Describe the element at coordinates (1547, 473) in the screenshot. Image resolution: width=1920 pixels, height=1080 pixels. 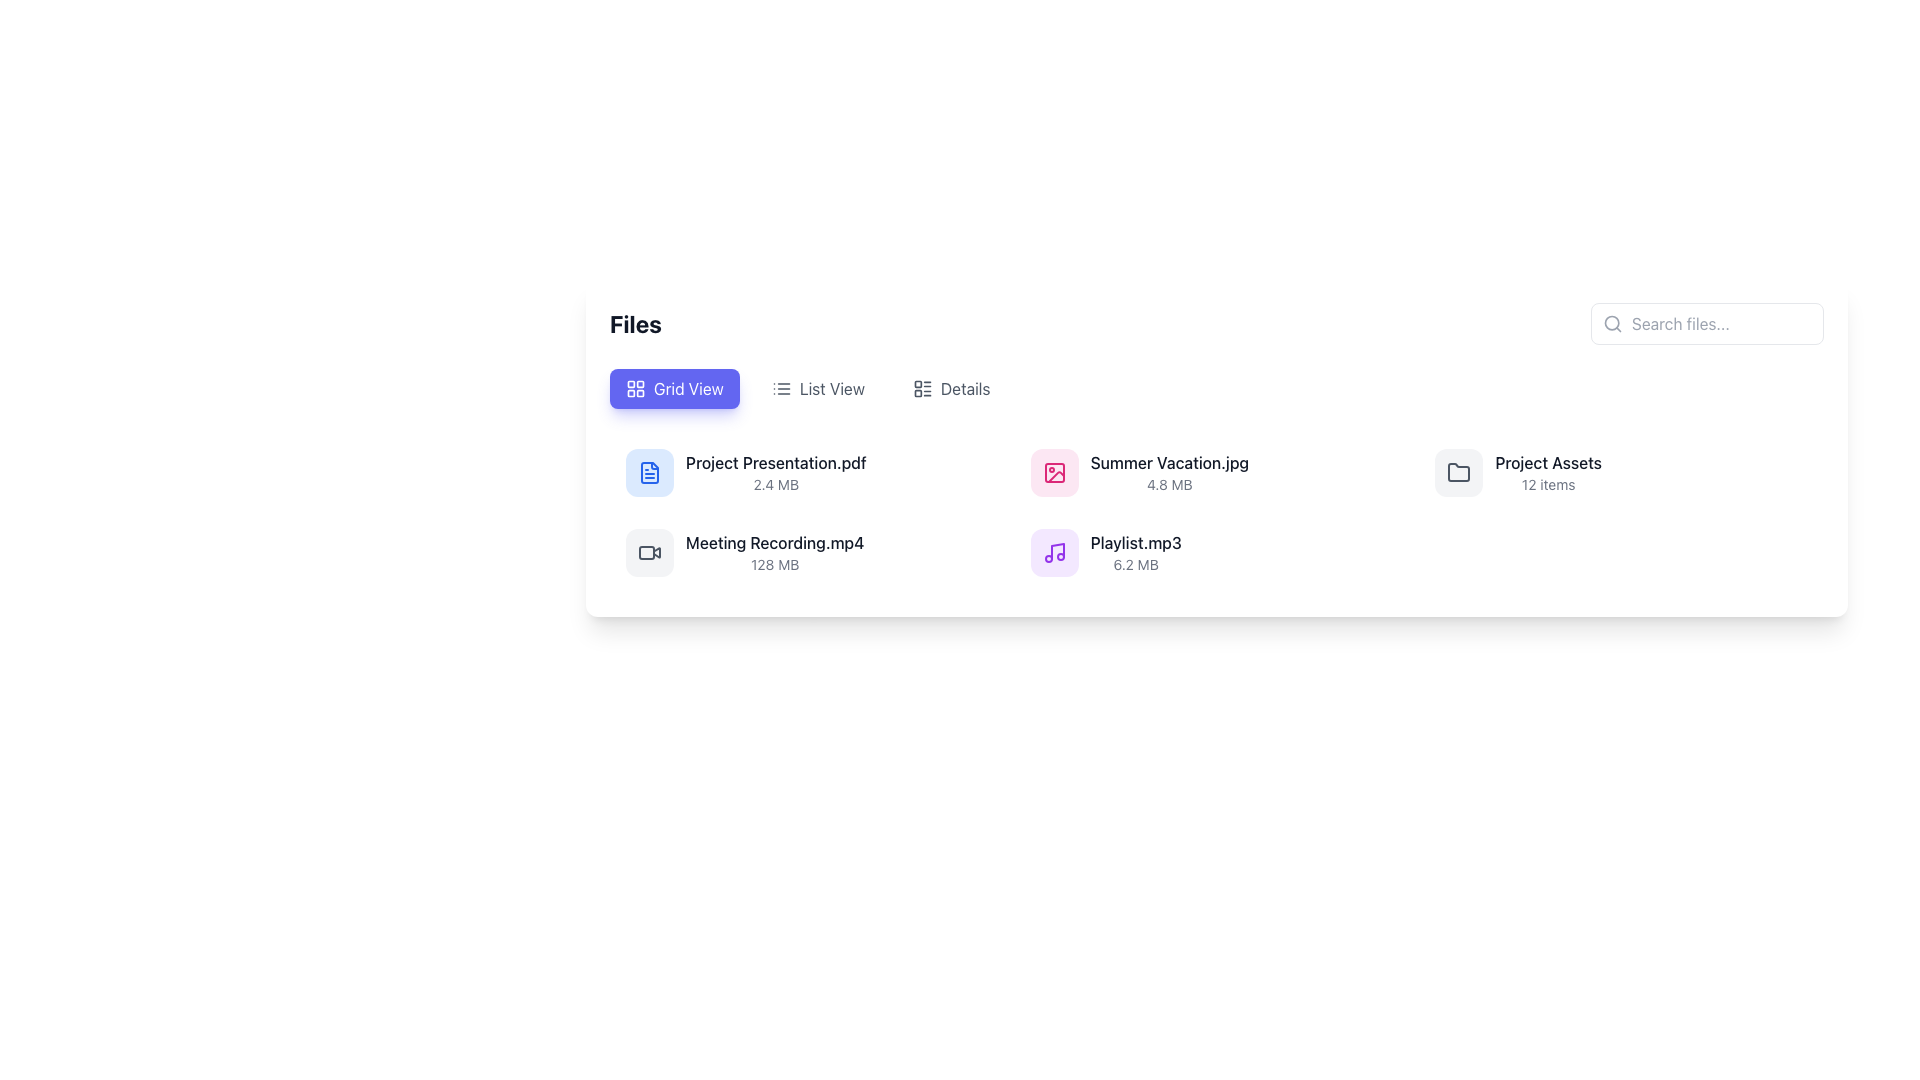
I see `the descriptive text element displaying 'Project Assets' and '12 items' located in the bottom-right corner of the grid view, adjacent to the folder icon` at that location.